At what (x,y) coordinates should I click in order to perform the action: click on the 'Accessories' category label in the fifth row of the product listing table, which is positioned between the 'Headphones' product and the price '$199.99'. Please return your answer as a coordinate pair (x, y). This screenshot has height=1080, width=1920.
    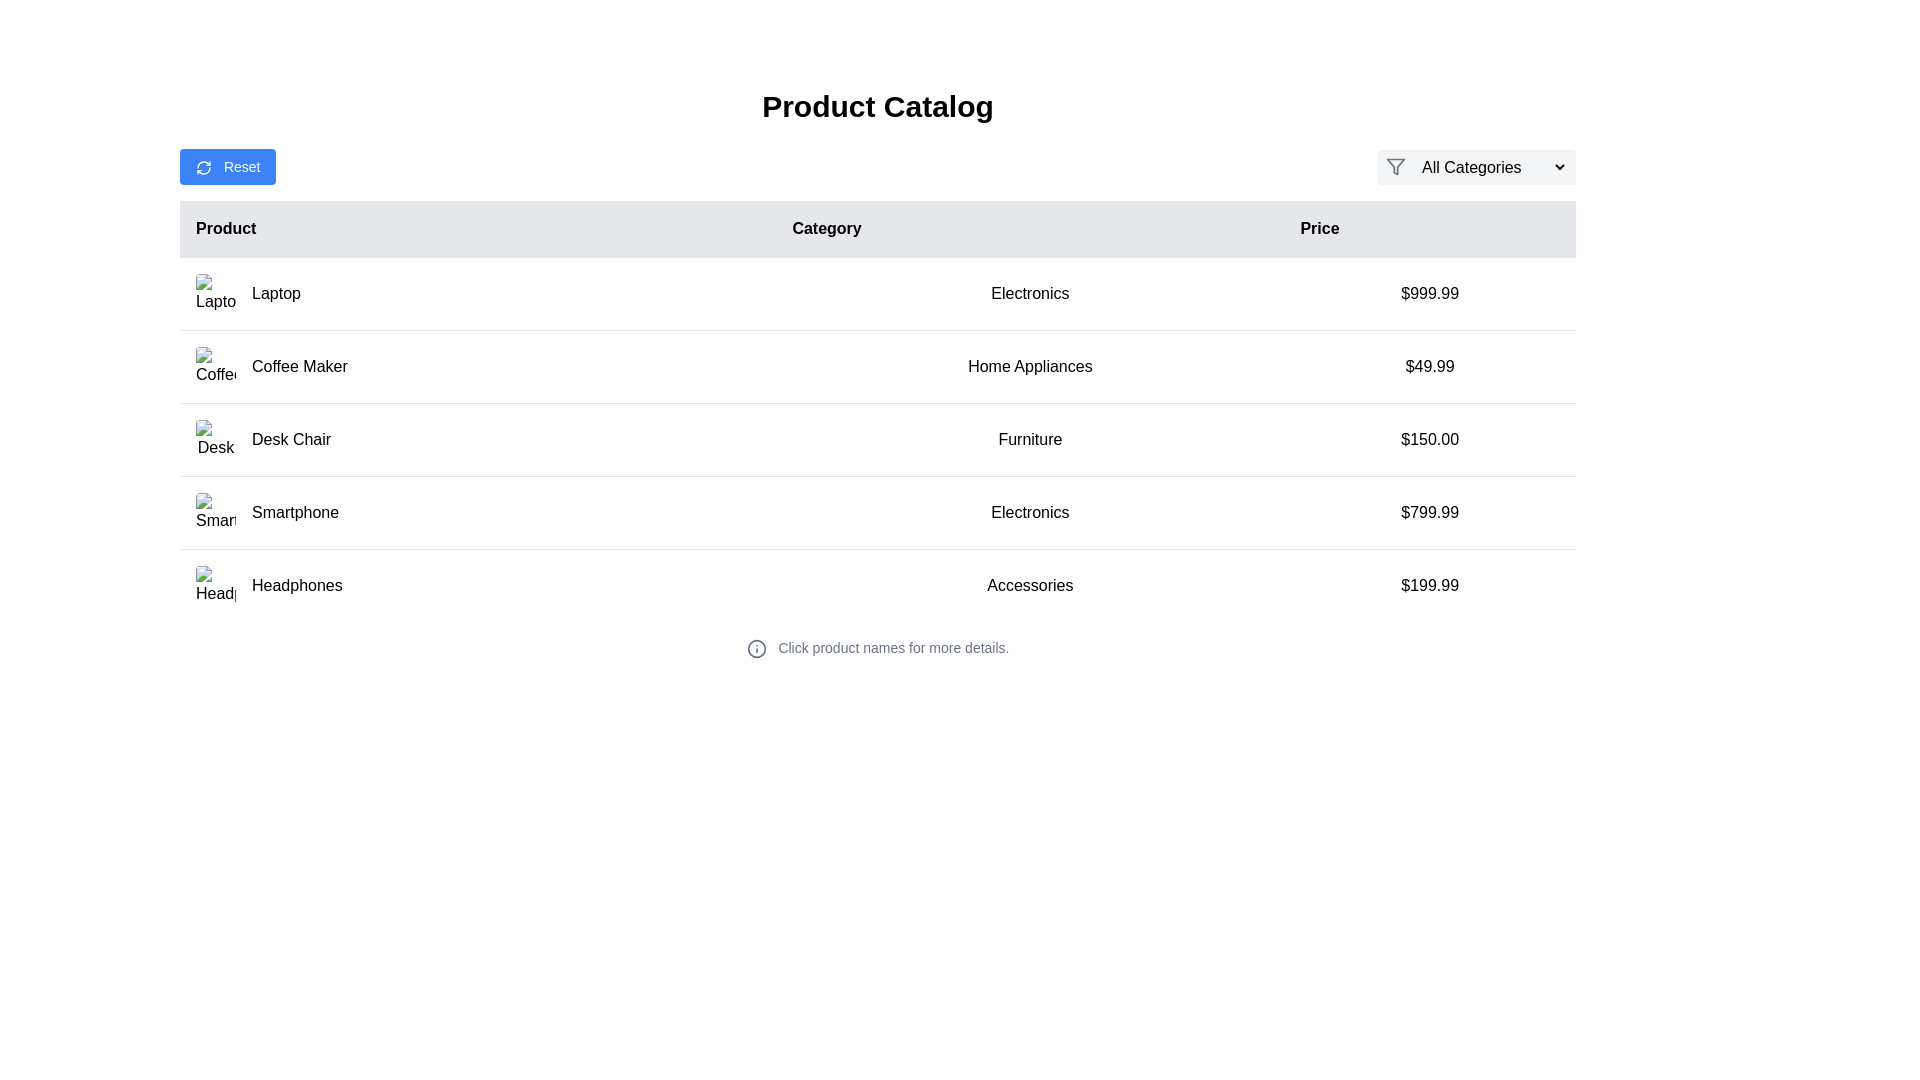
    Looking at the image, I should click on (1030, 585).